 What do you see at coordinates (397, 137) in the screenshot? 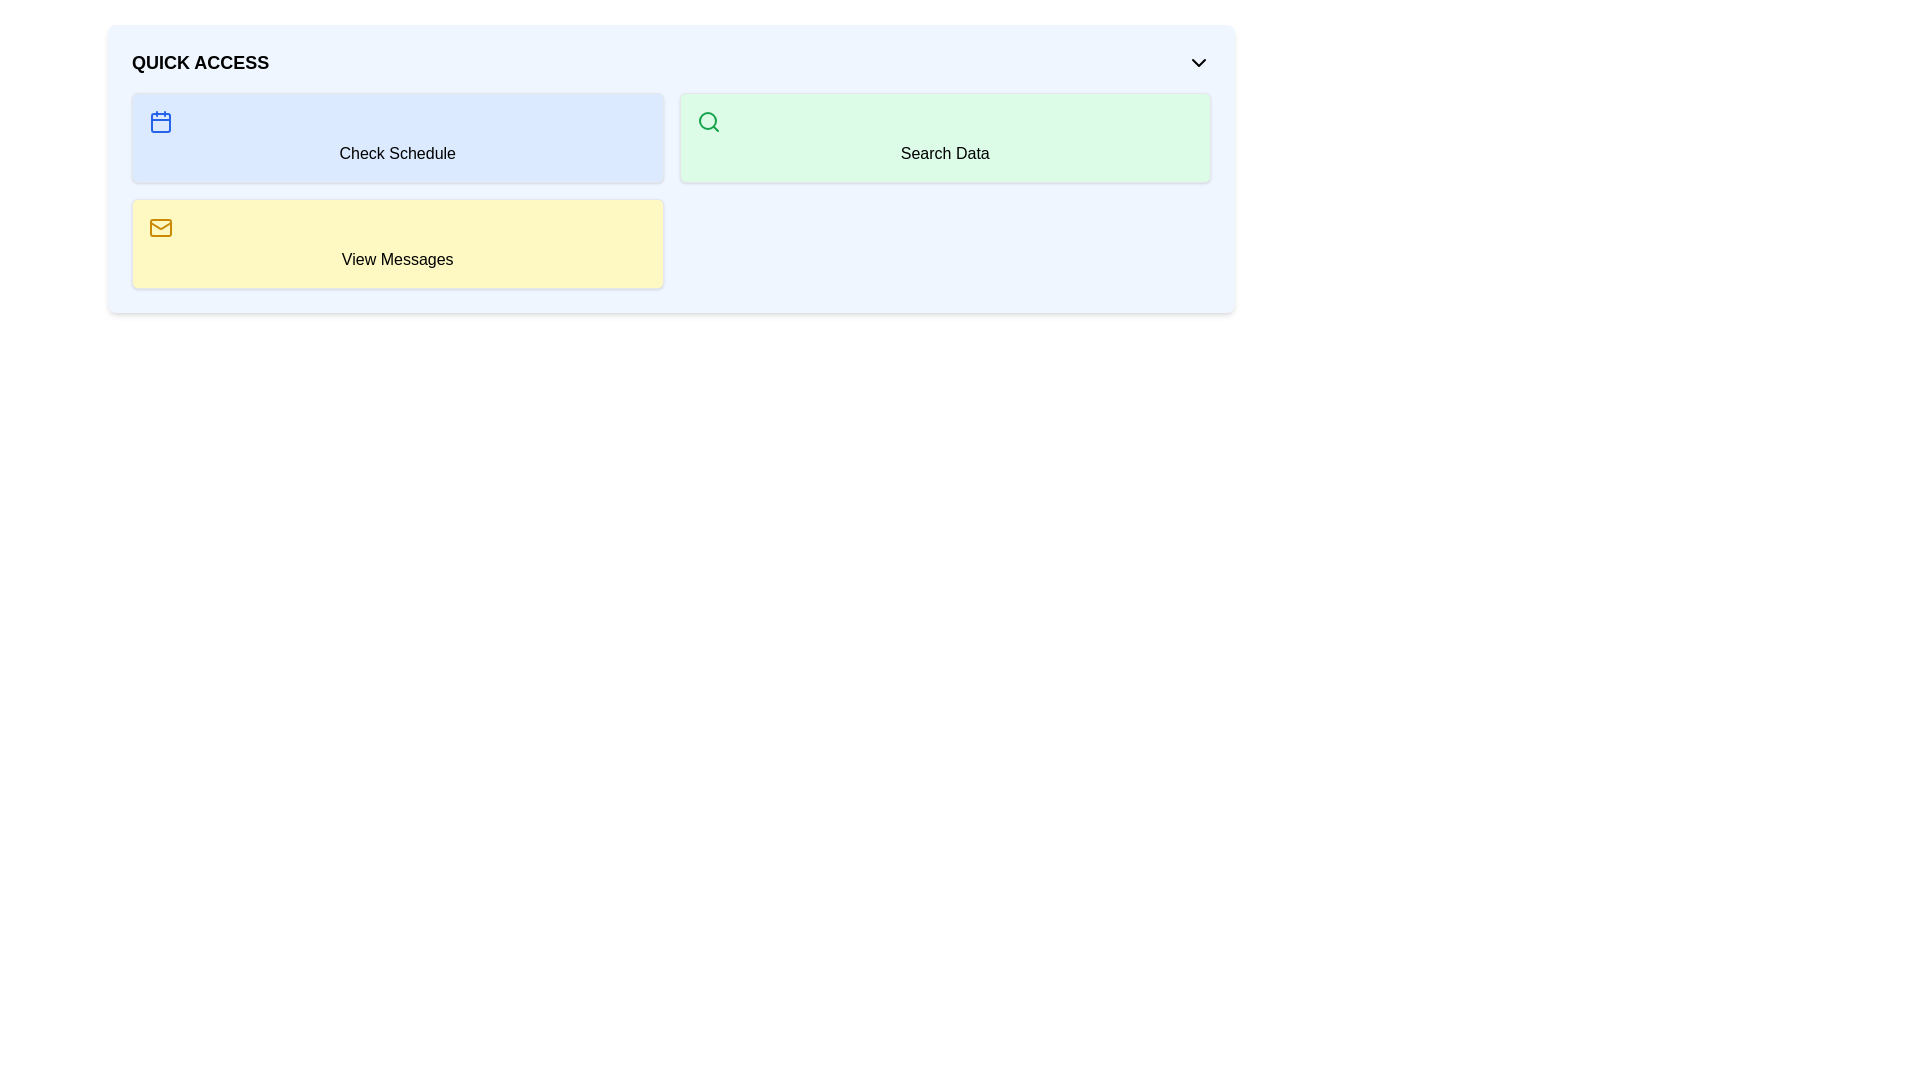
I see `the top-left button in the grid layout` at bounding box center [397, 137].